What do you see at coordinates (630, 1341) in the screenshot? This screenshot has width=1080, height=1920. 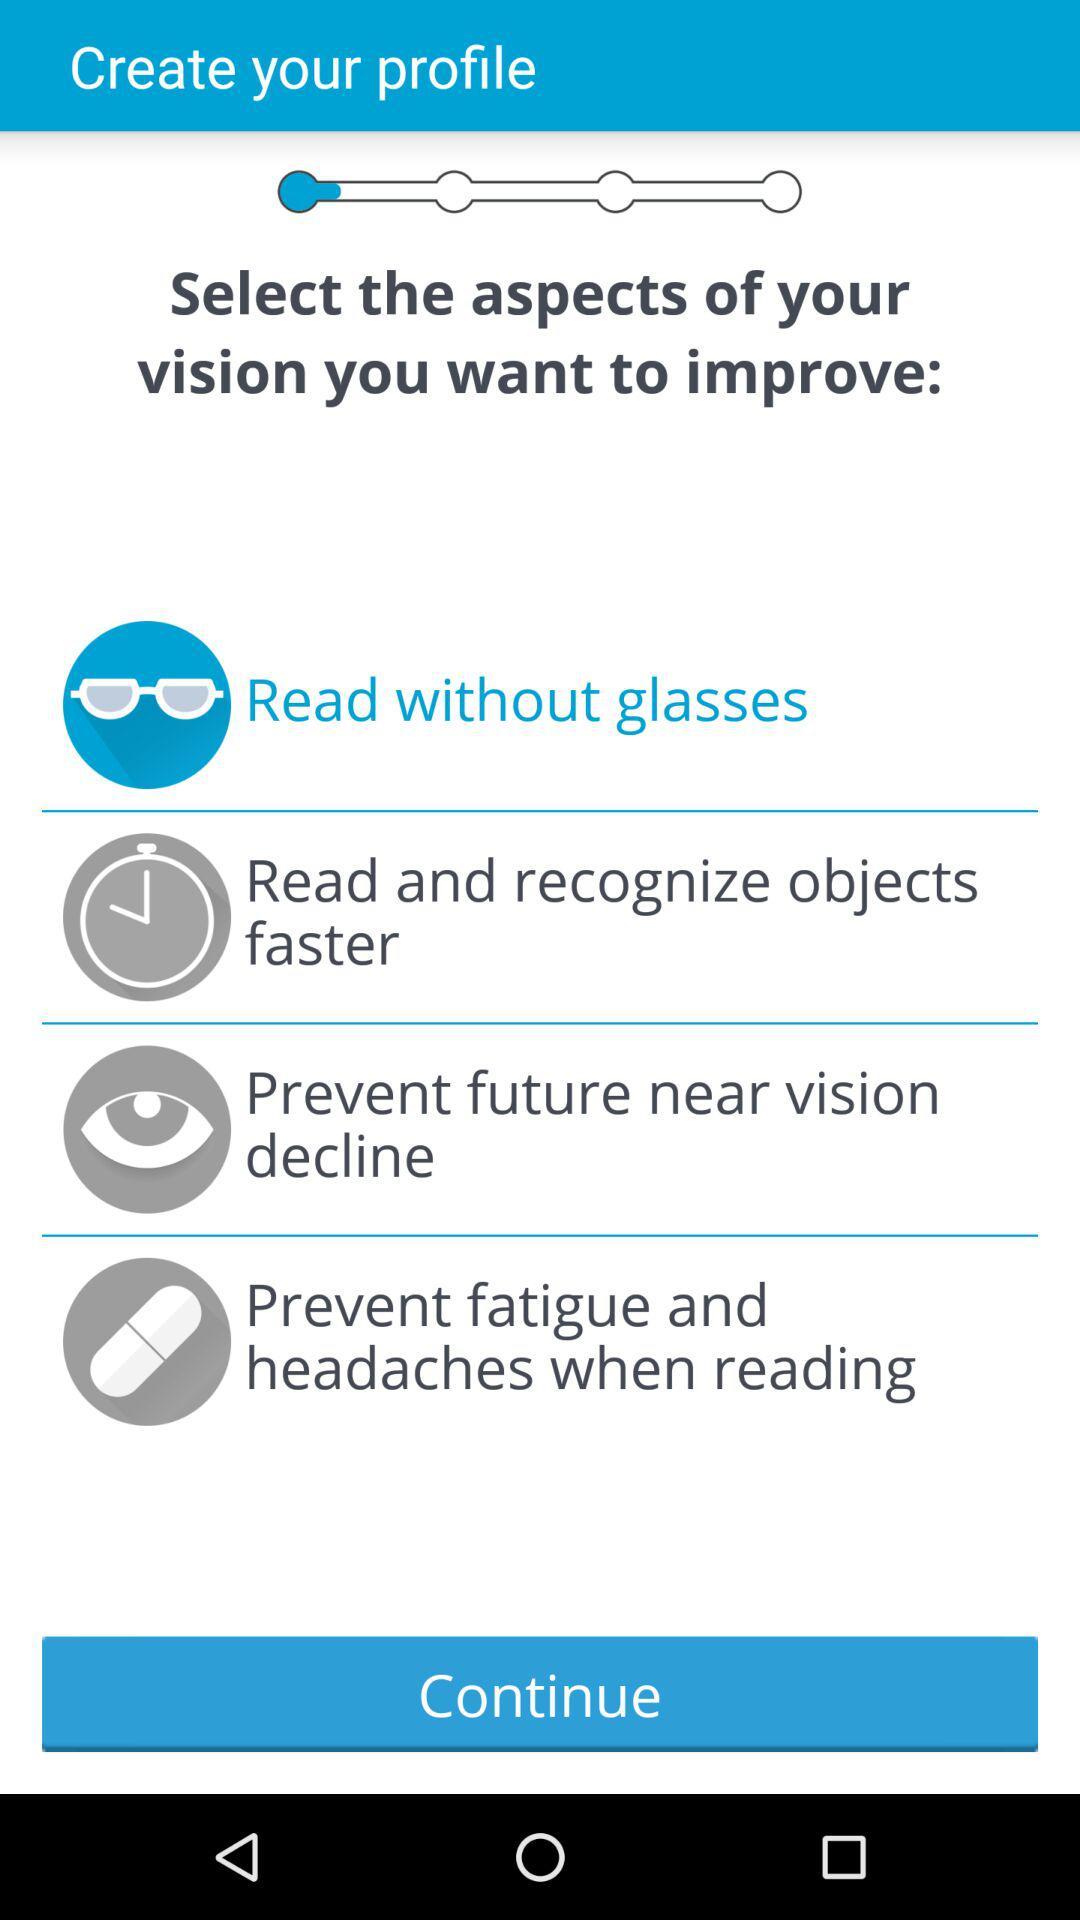 I see `the prevent fatigue and` at bounding box center [630, 1341].